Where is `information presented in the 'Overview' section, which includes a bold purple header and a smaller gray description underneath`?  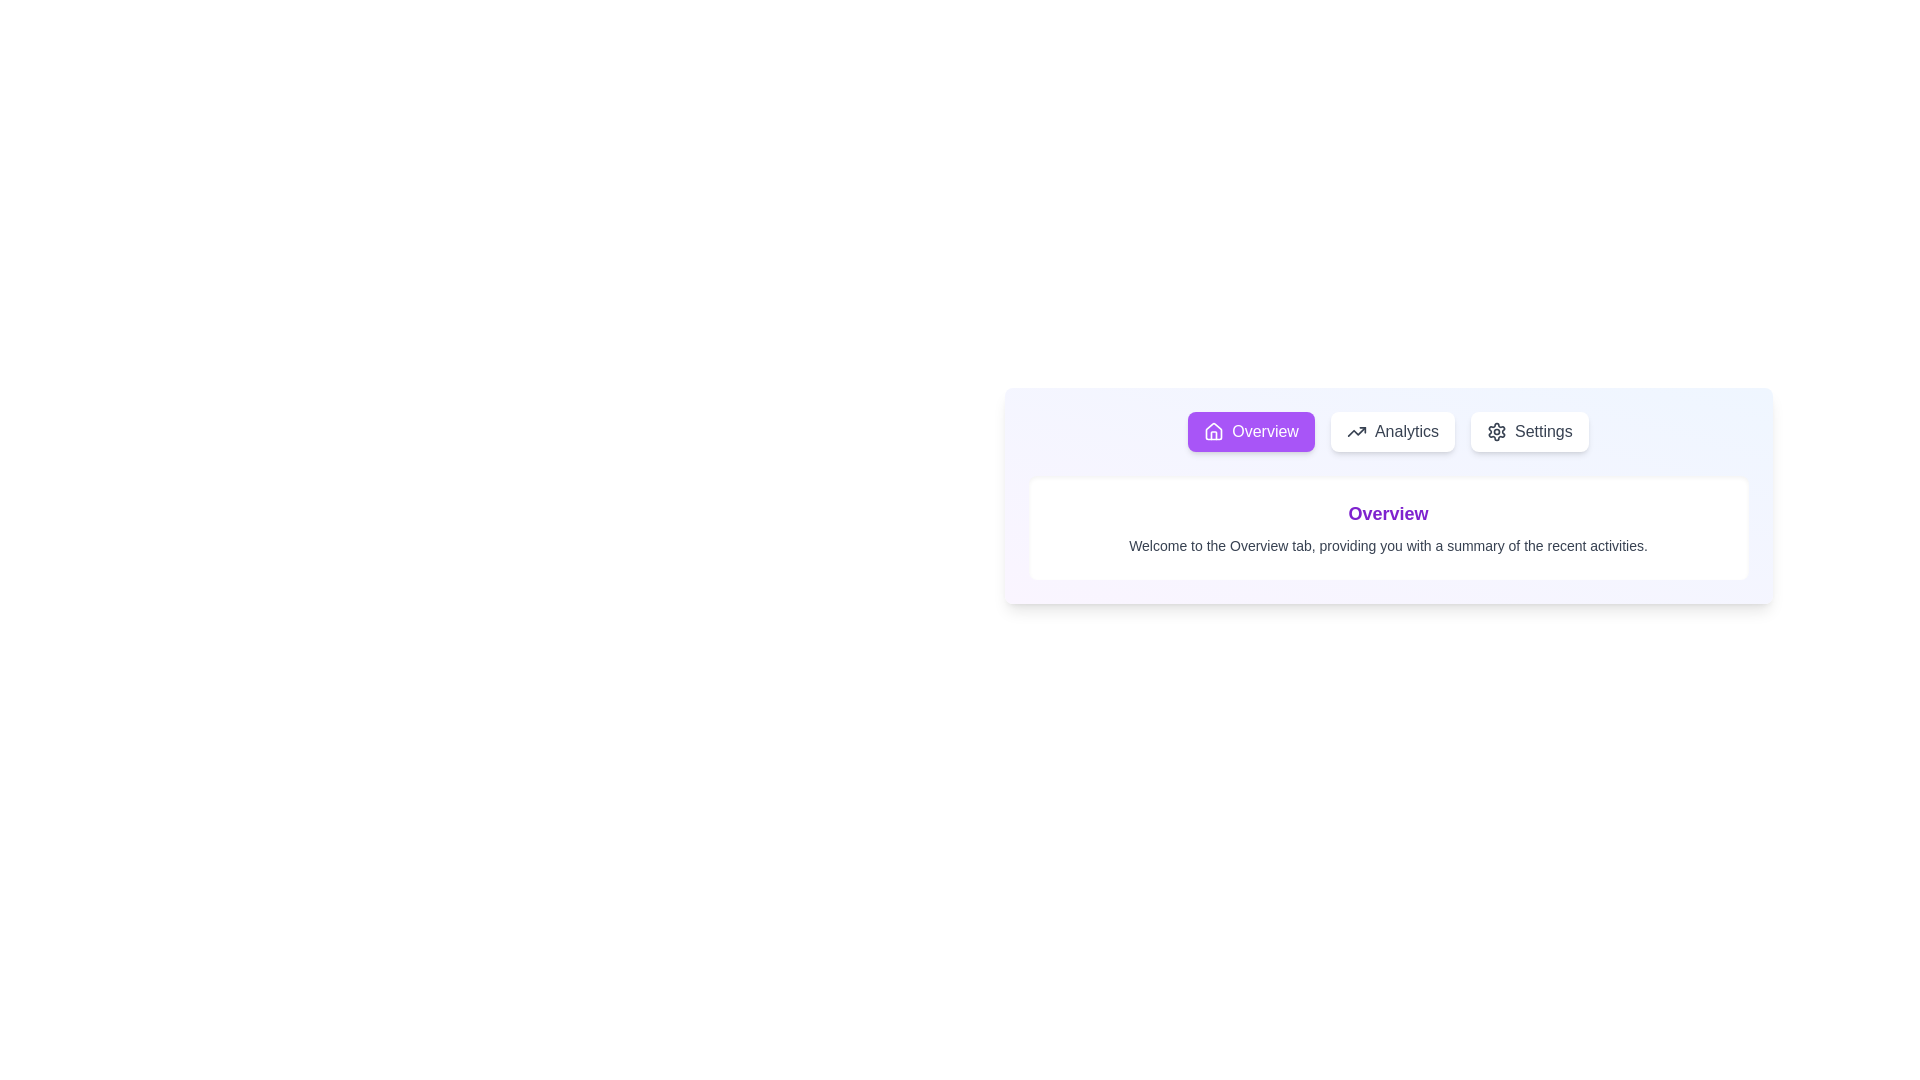 information presented in the 'Overview' section, which includes a bold purple header and a smaller gray description underneath is located at coordinates (1387, 527).